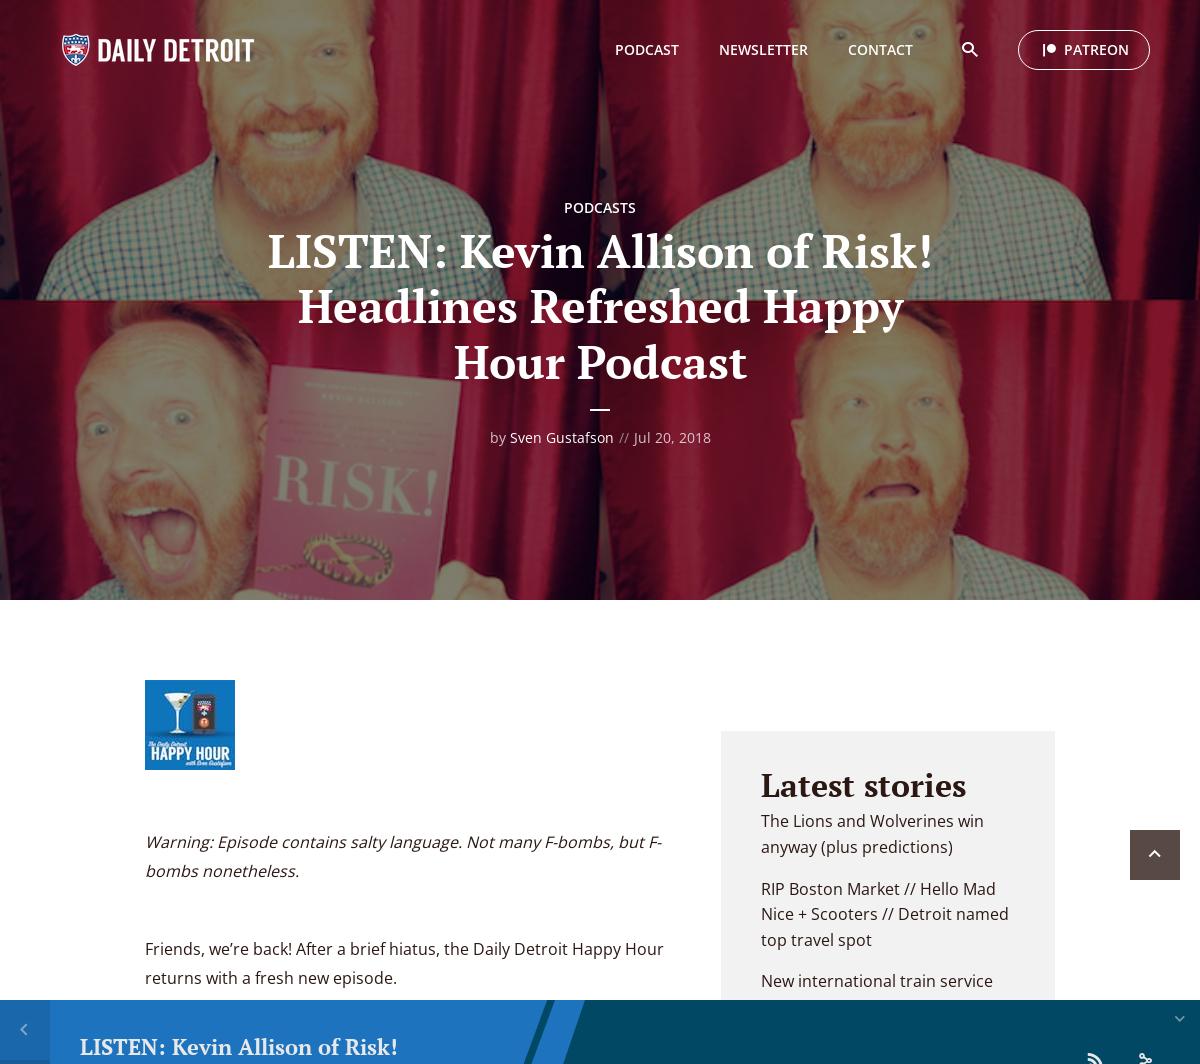  I want to click on 'LISTEN: Kevin Allison of Risk! Headlines Refreshed Happy Hour Podcast', so click(598, 305).